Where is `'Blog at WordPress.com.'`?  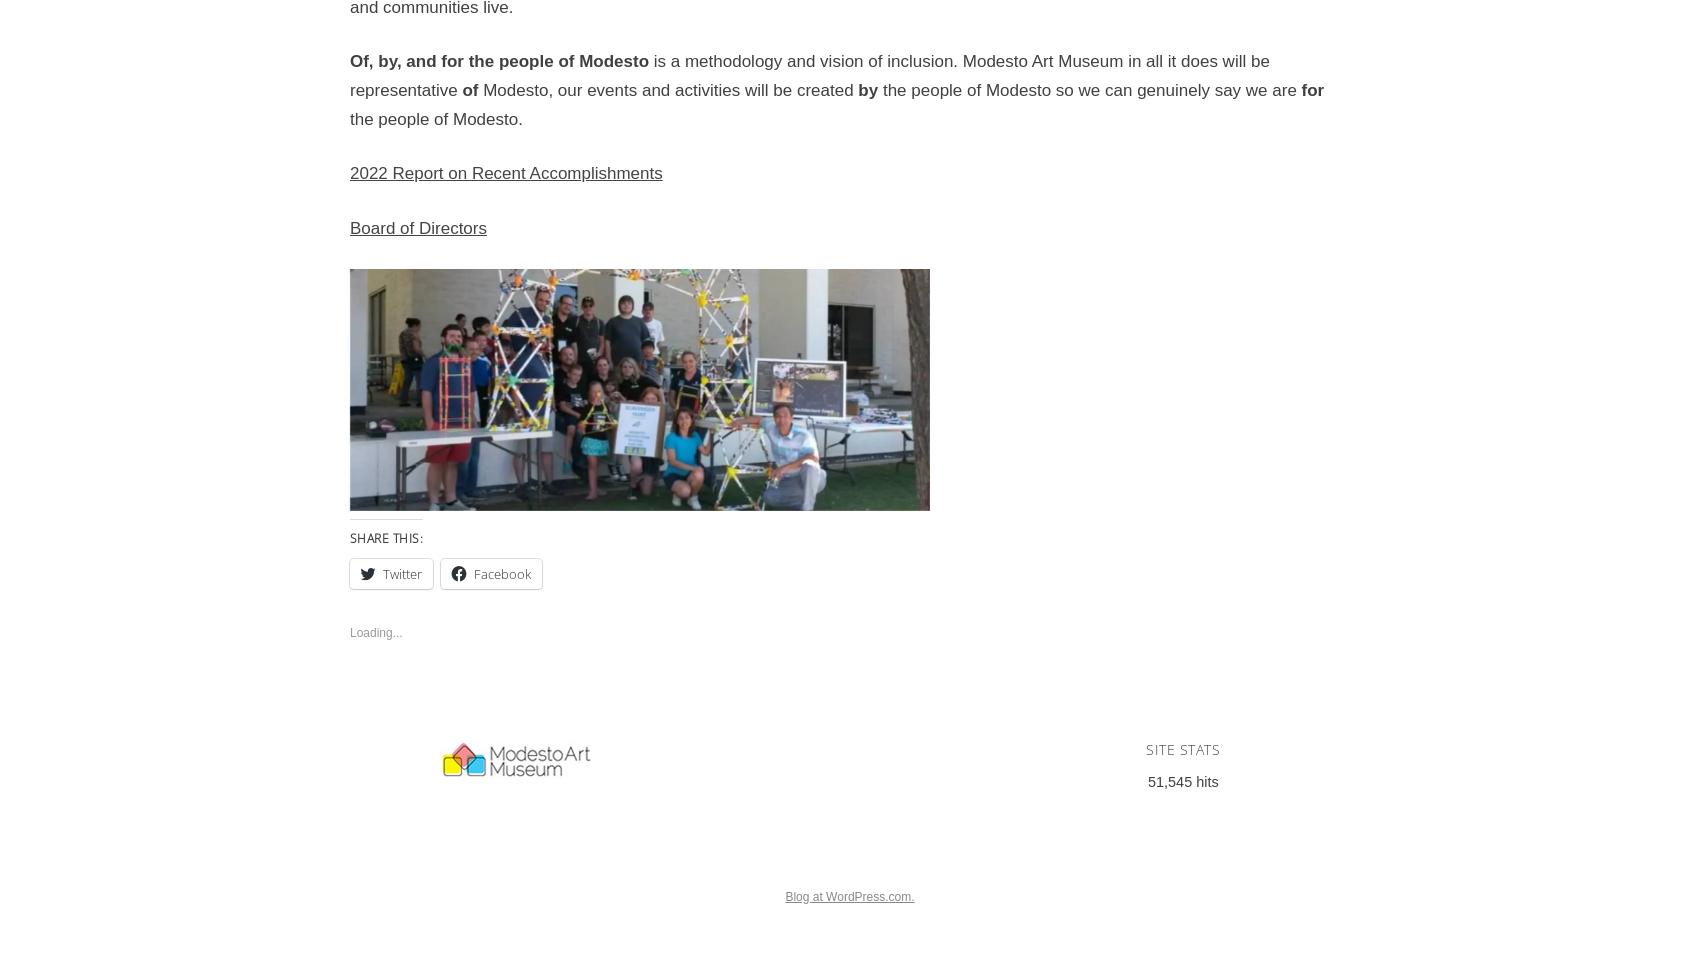 'Blog at WordPress.com.' is located at coordinates (848, 896).